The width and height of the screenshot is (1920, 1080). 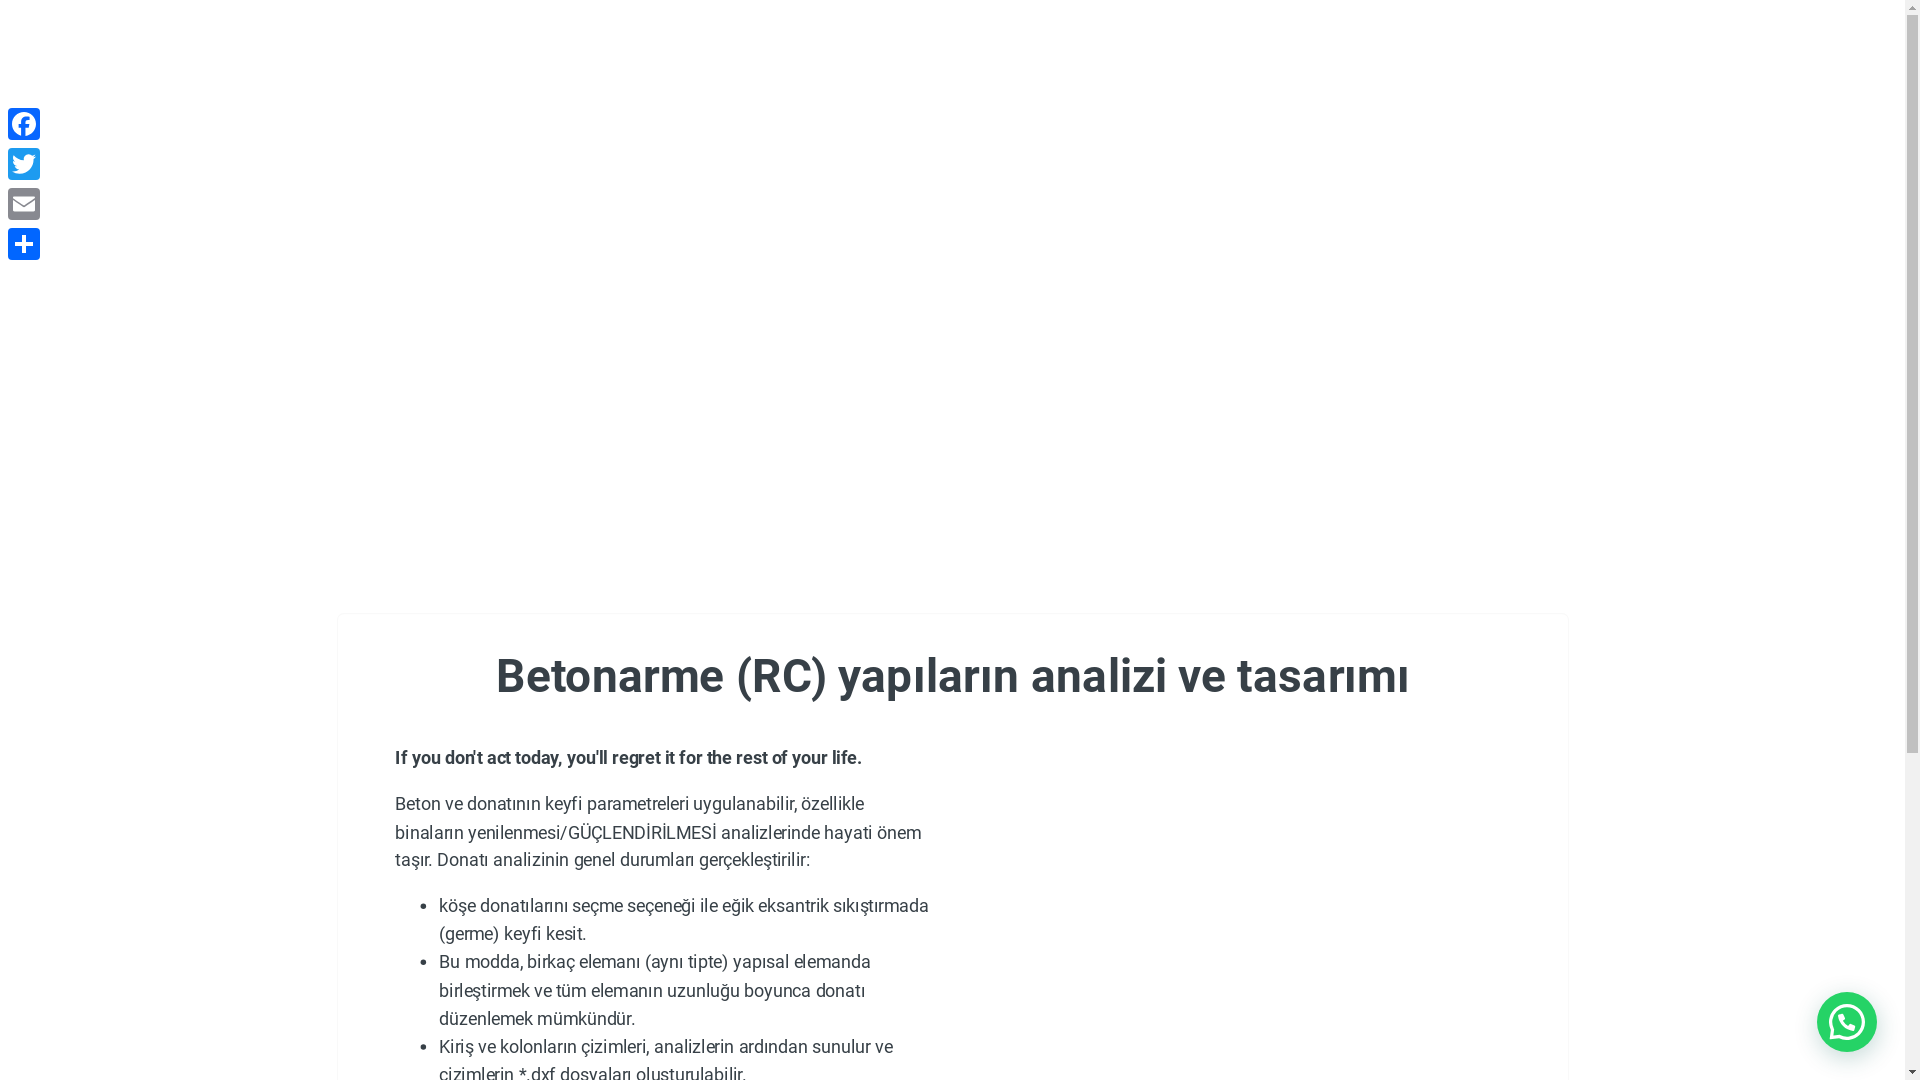 What do you see at coordinates (4, 204) in the screenshot?
I see `'Email'` at bounding box center [4, 204].